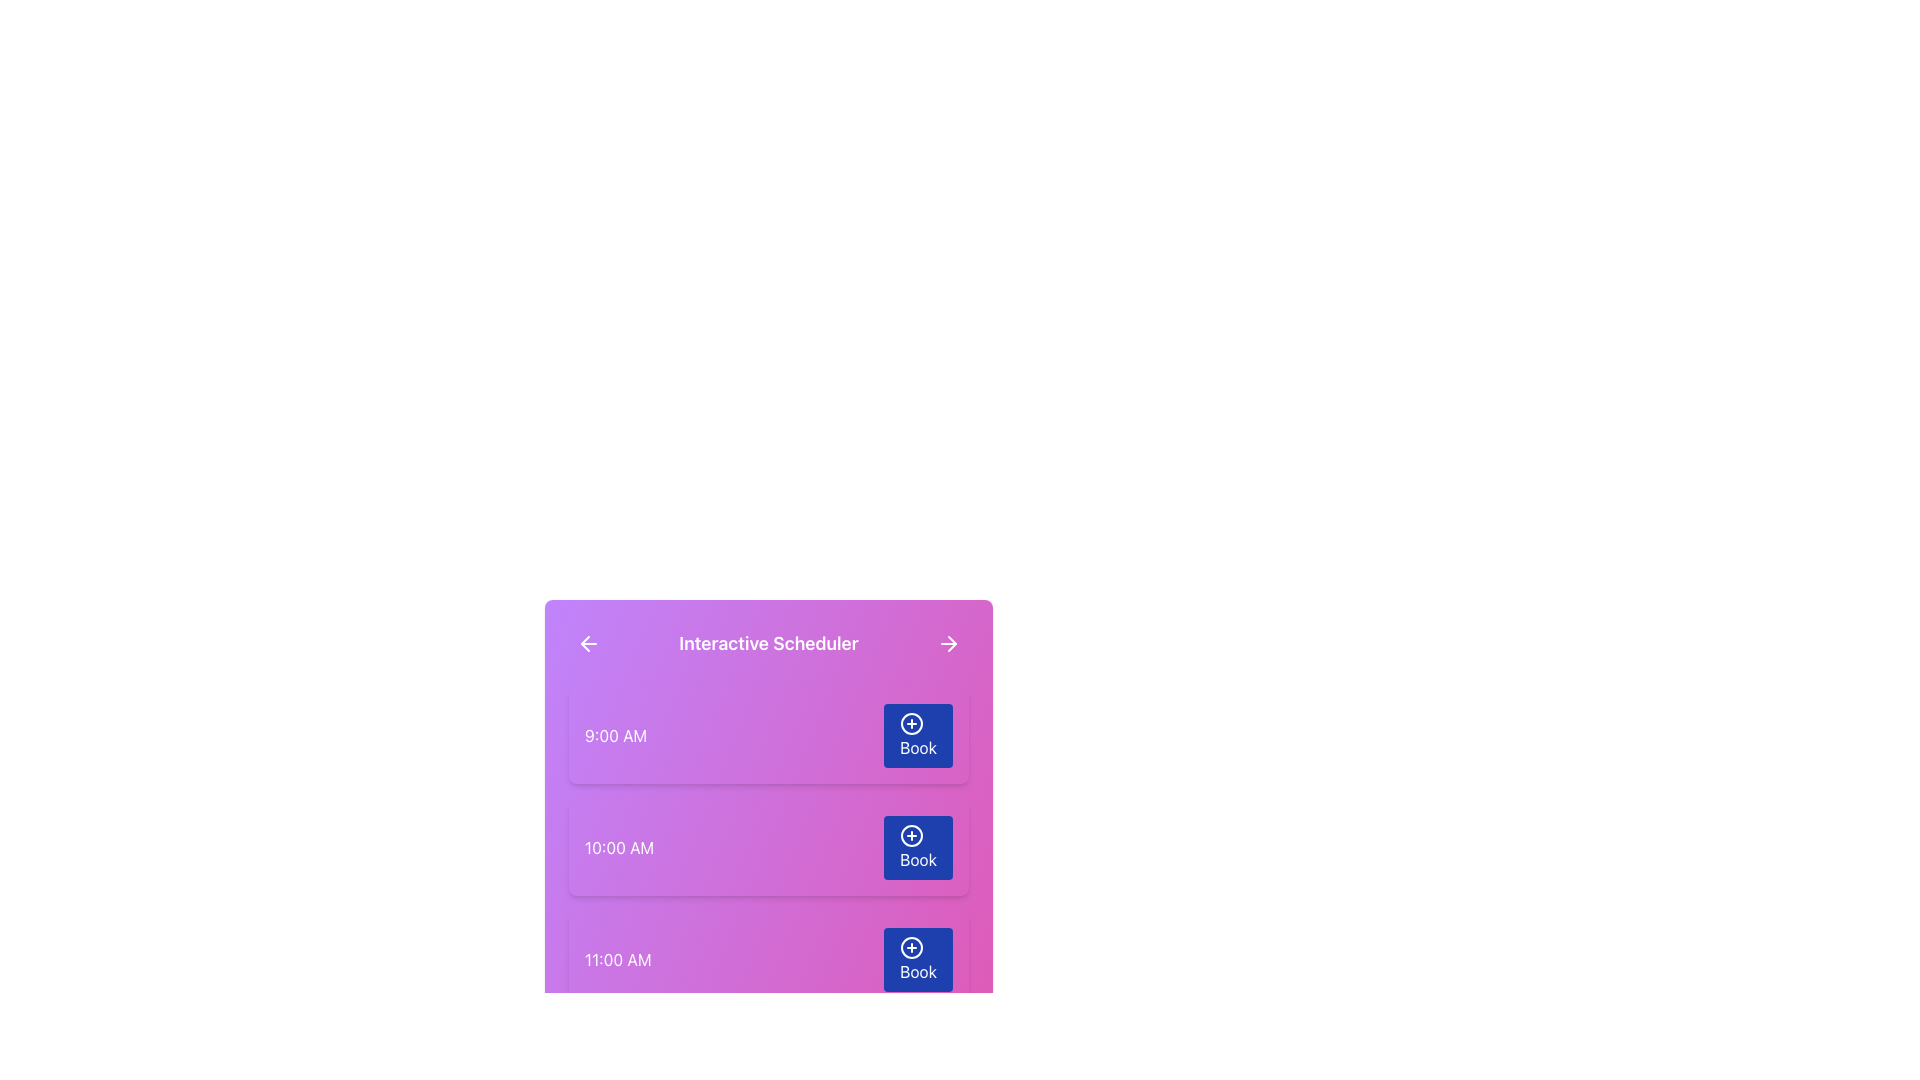  What do you see at coordinates (588, 644) in the screenshot?
I see `the navigation button located at the top-left corner of the purple gradient bar` at bounding box center [588, 644].